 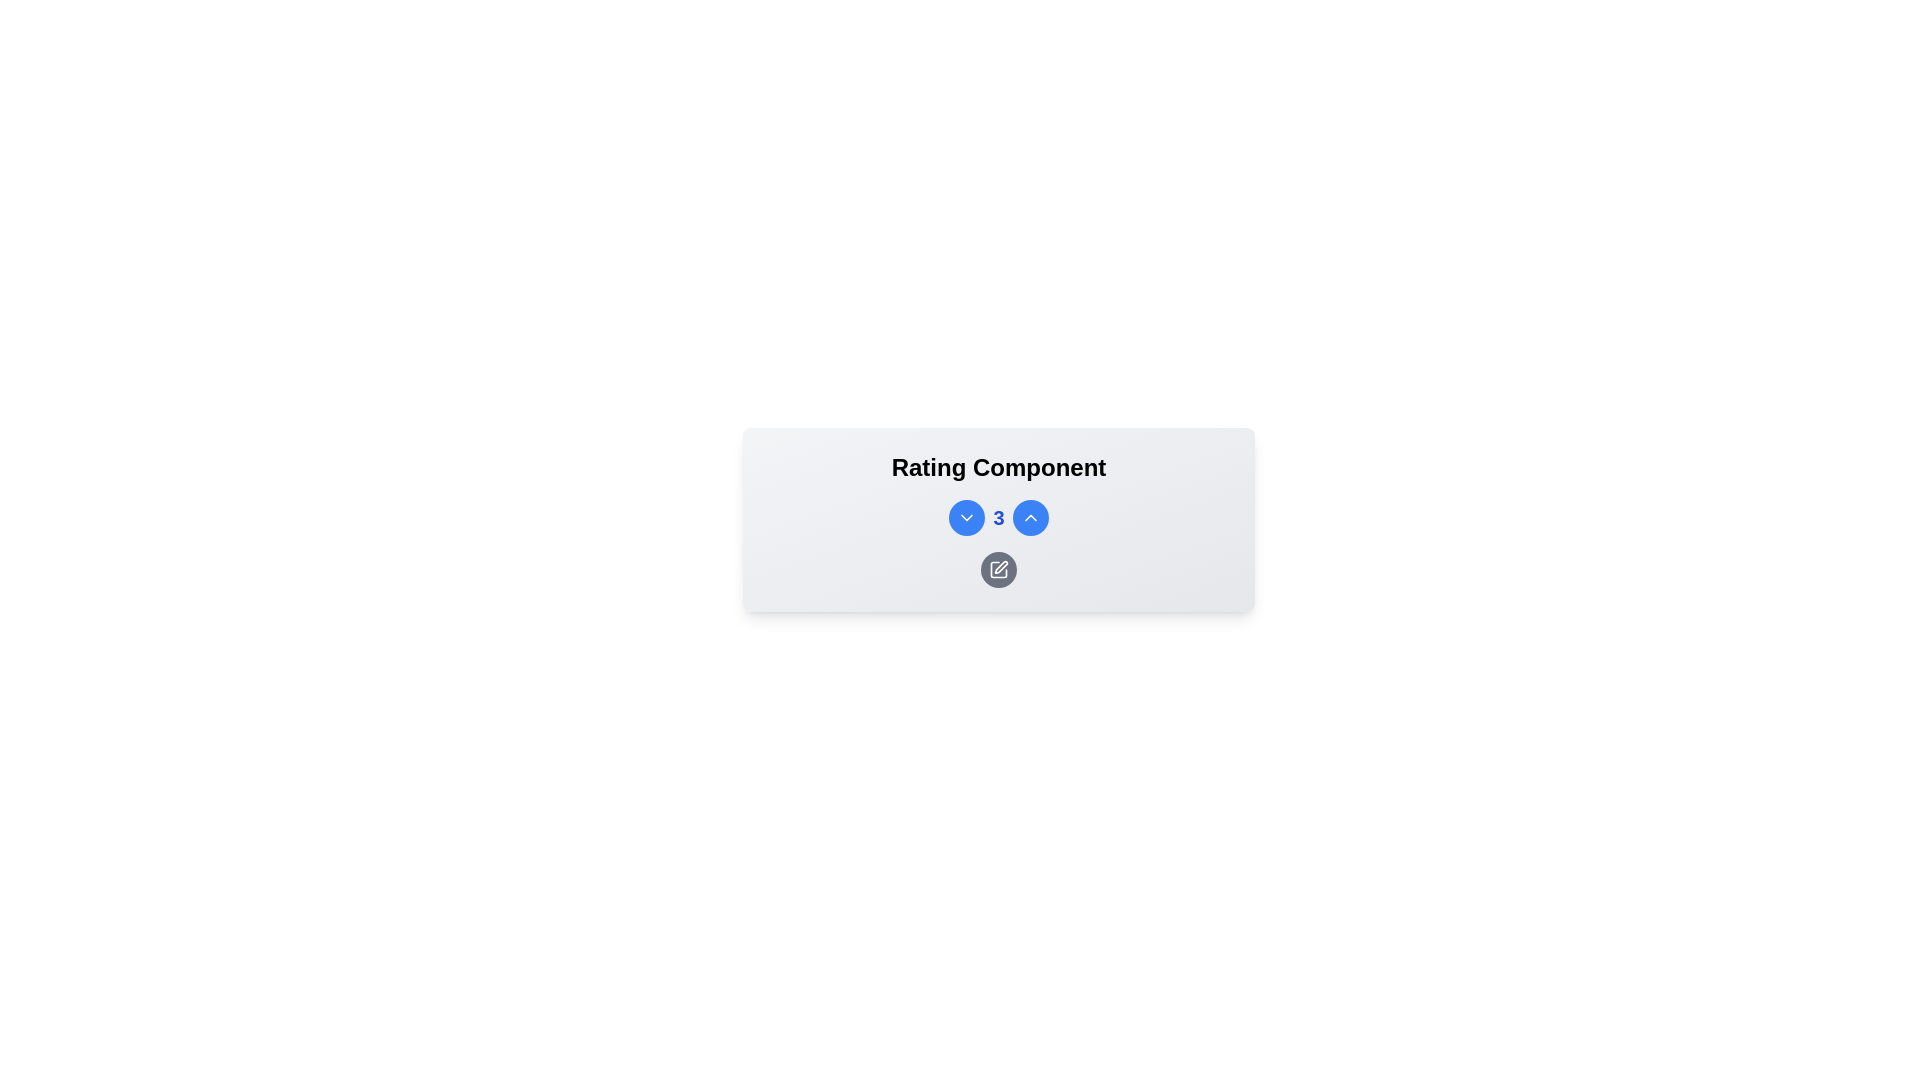 What do you see at coordinates (998, 570) in the screenshot?
I see `the 'edit' button located directly beneath the central number '3' in the rating component section for keyboard navigation` at bounding box center [998, 570].